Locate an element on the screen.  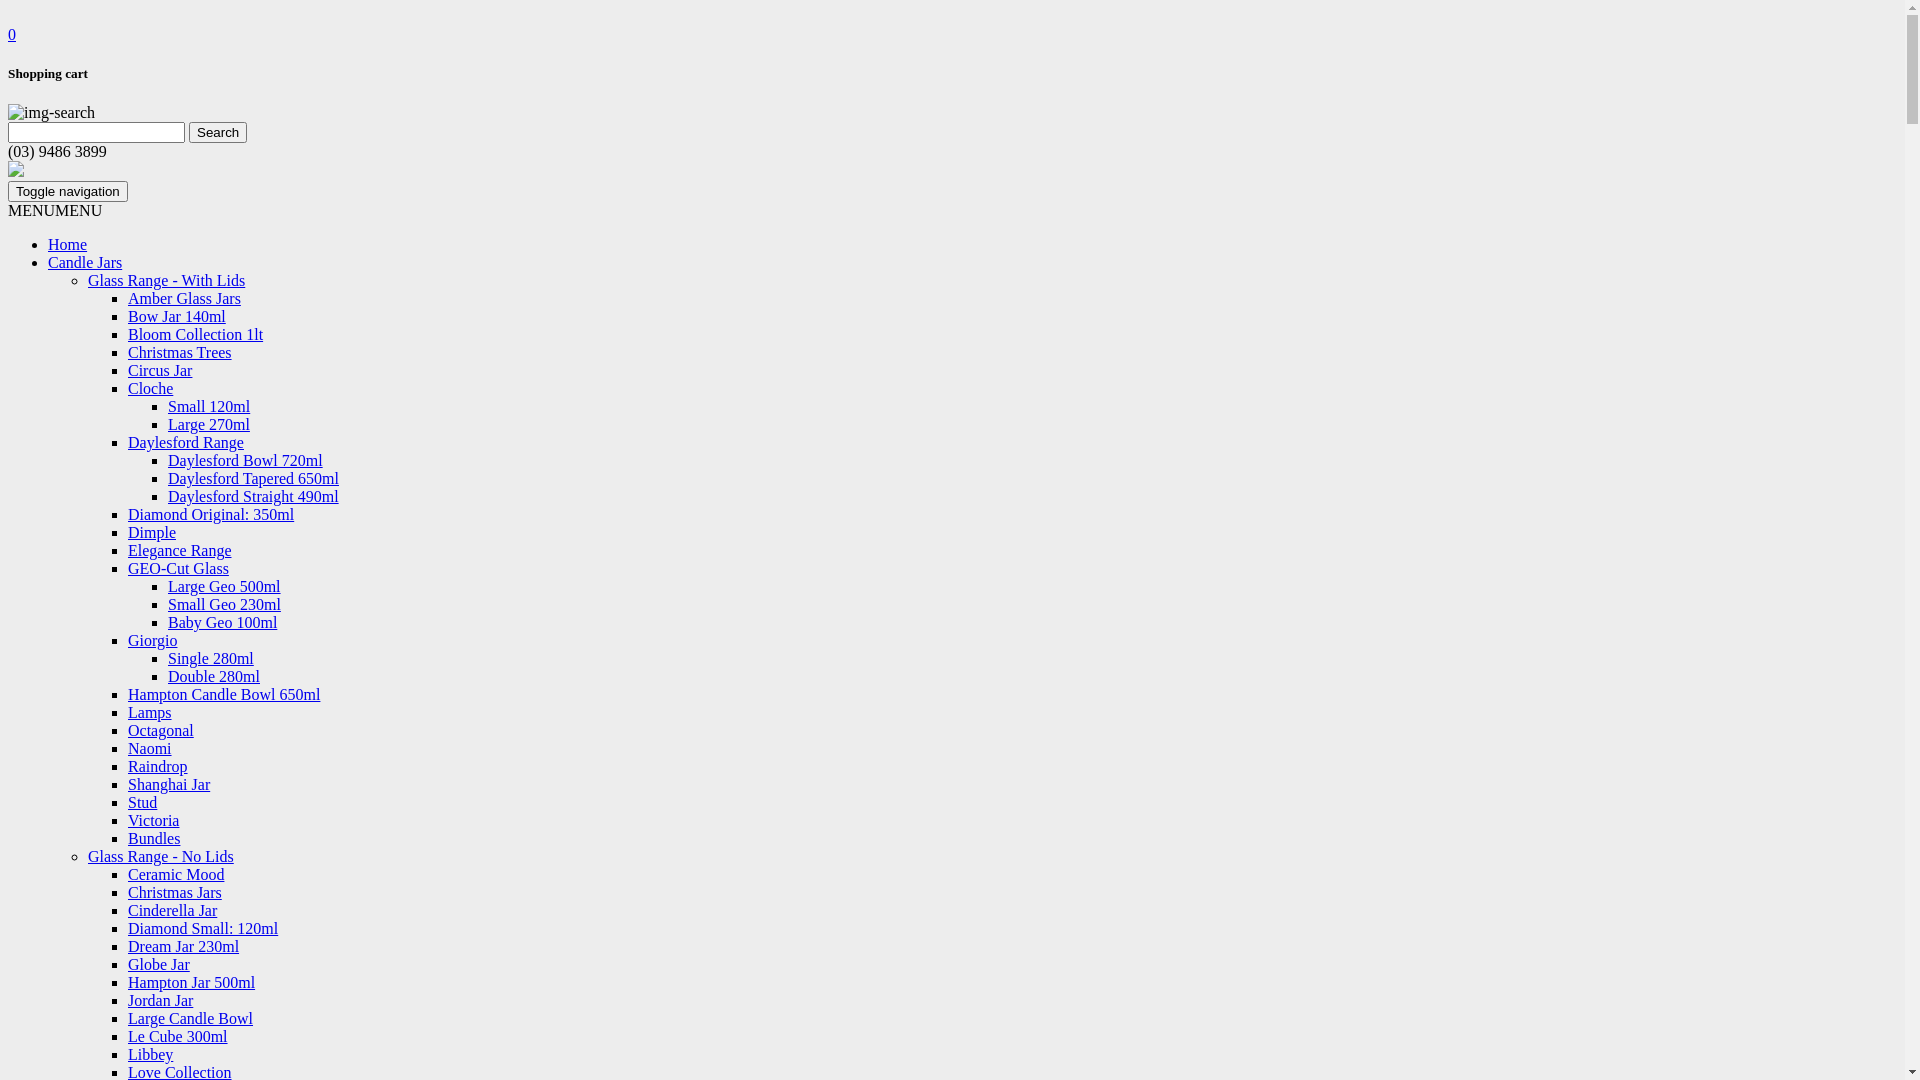
'Jordan Jar' is located at coordinates (160, 1000).